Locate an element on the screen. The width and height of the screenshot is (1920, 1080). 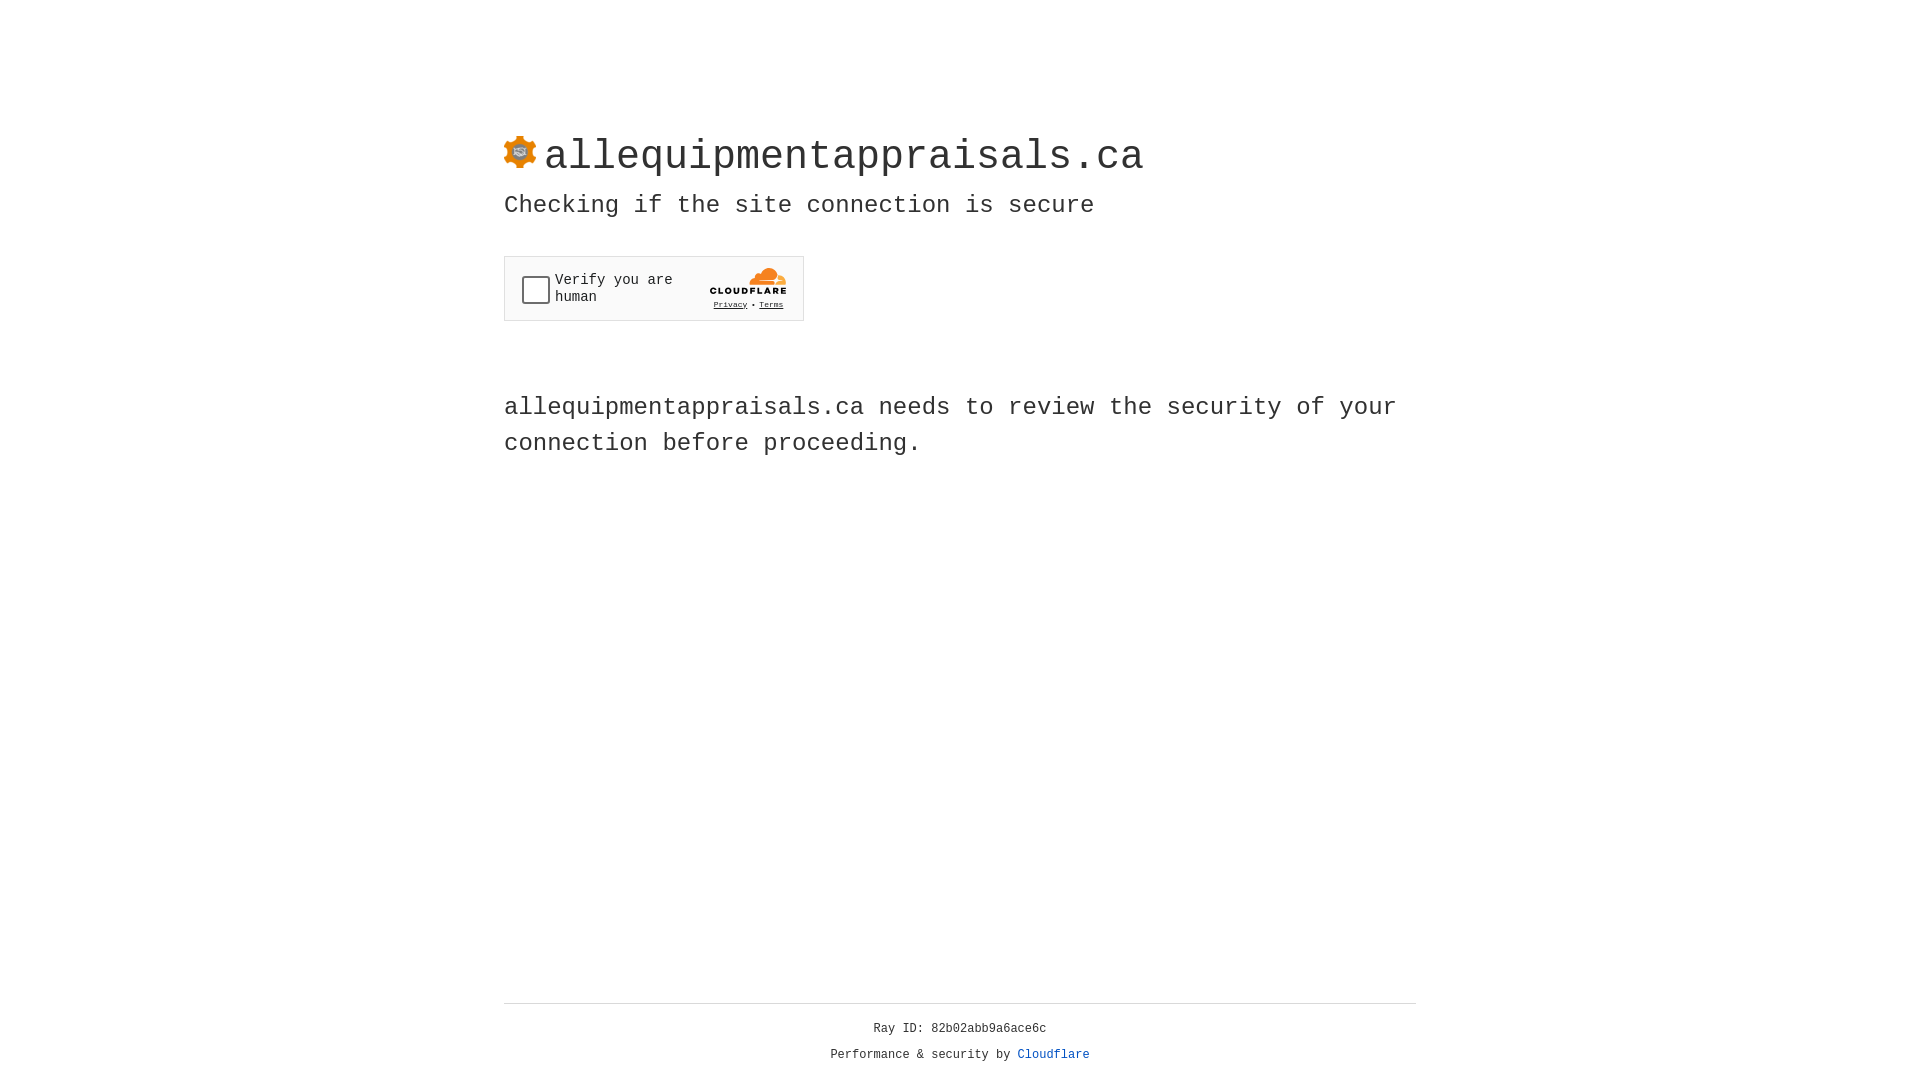
'Widget containing a Cloudflare security challenge' is located at coordinates (653, 288).